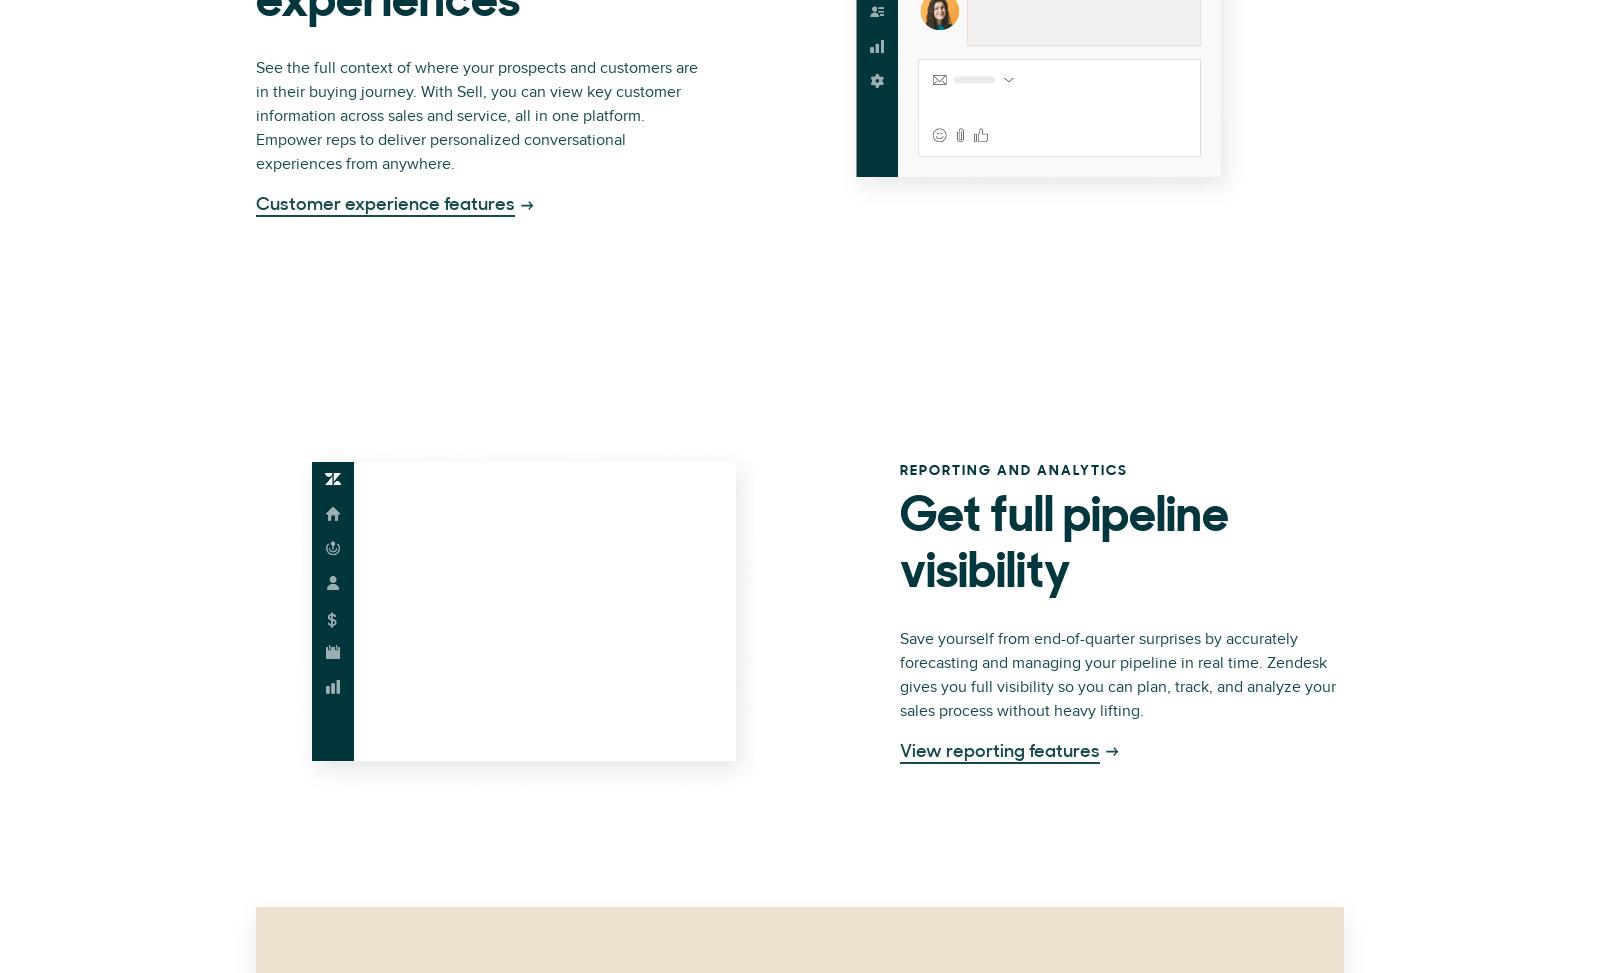 Image resolution: width=1600 pixels, height=973 pixels. Describe the element at coordinates (502, 25) in the screenshot. I see `'Our Products'` at that location.